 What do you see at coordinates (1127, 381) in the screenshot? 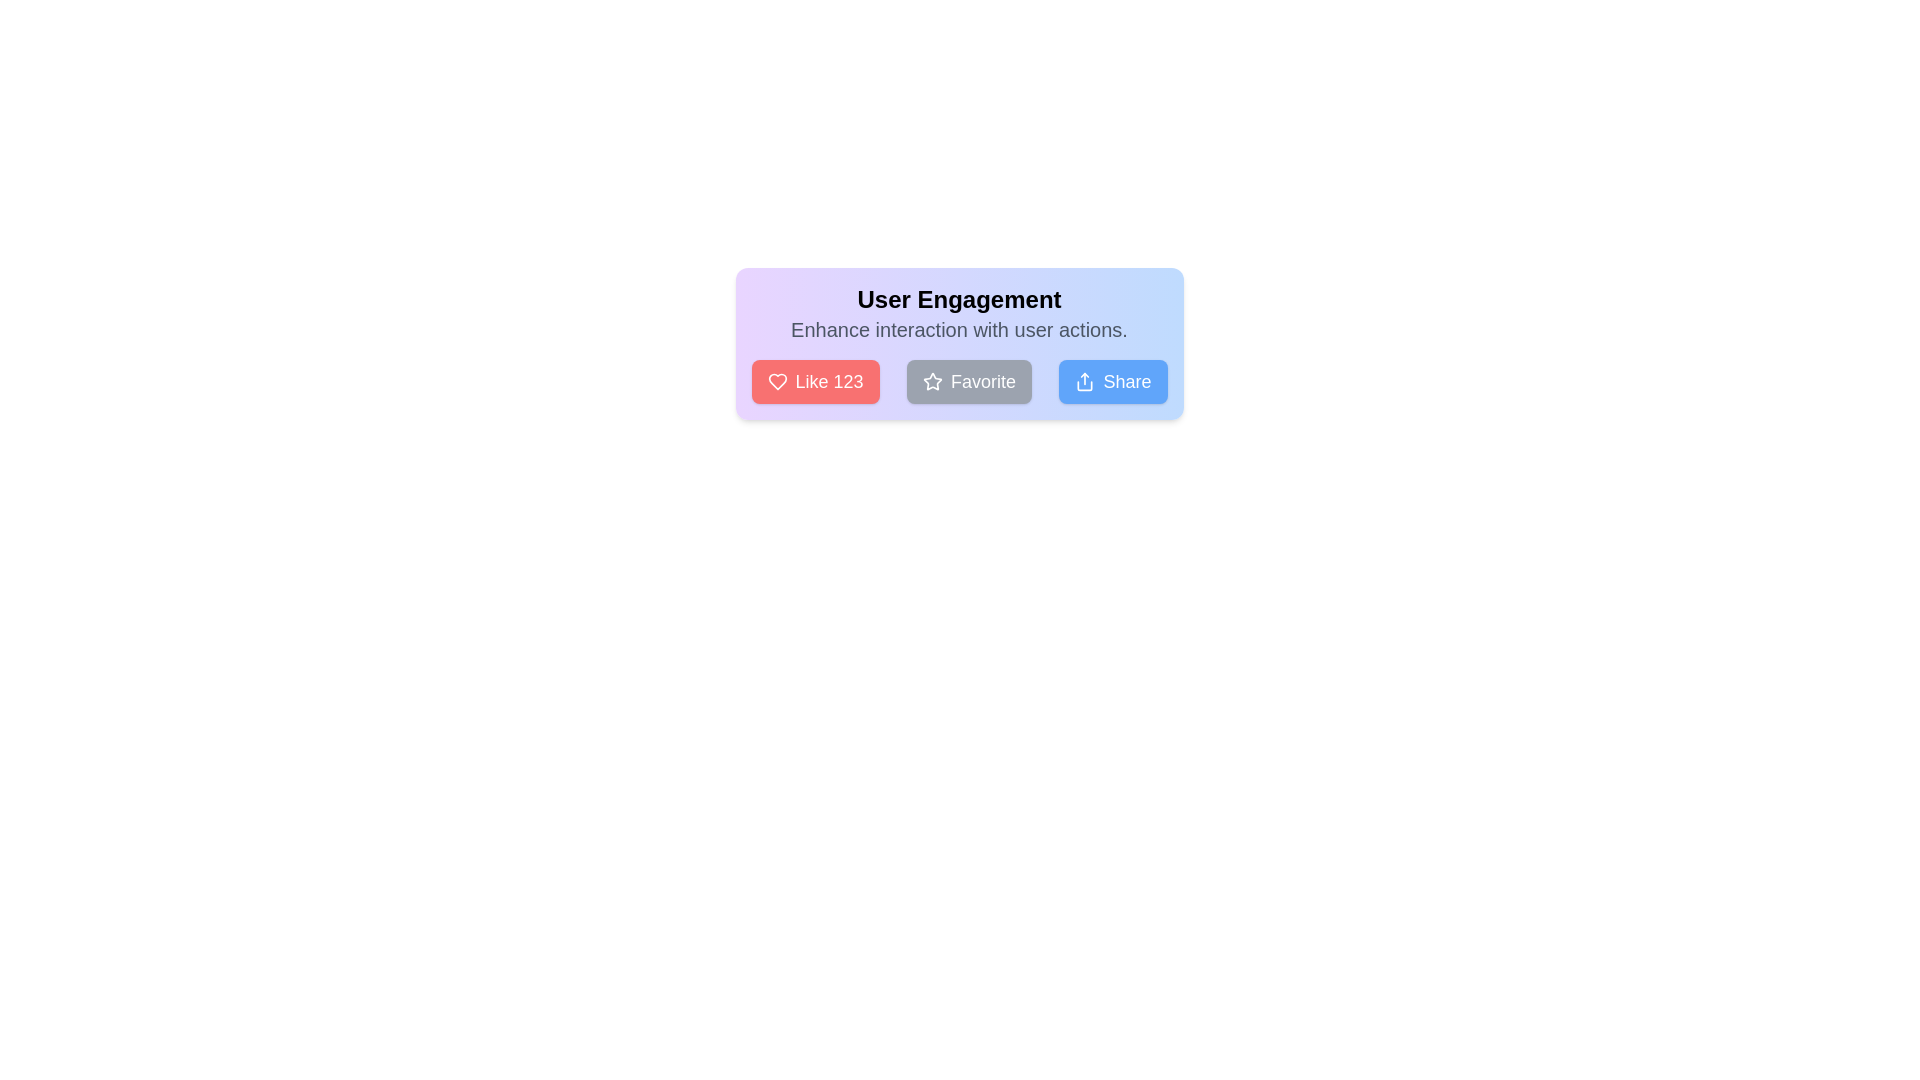
I see `text 'Share' from the blue text label located inside the interactive 'Share' button on the light blue background panel labeled 'User Engagement'` at bounding box center [1127, 381].